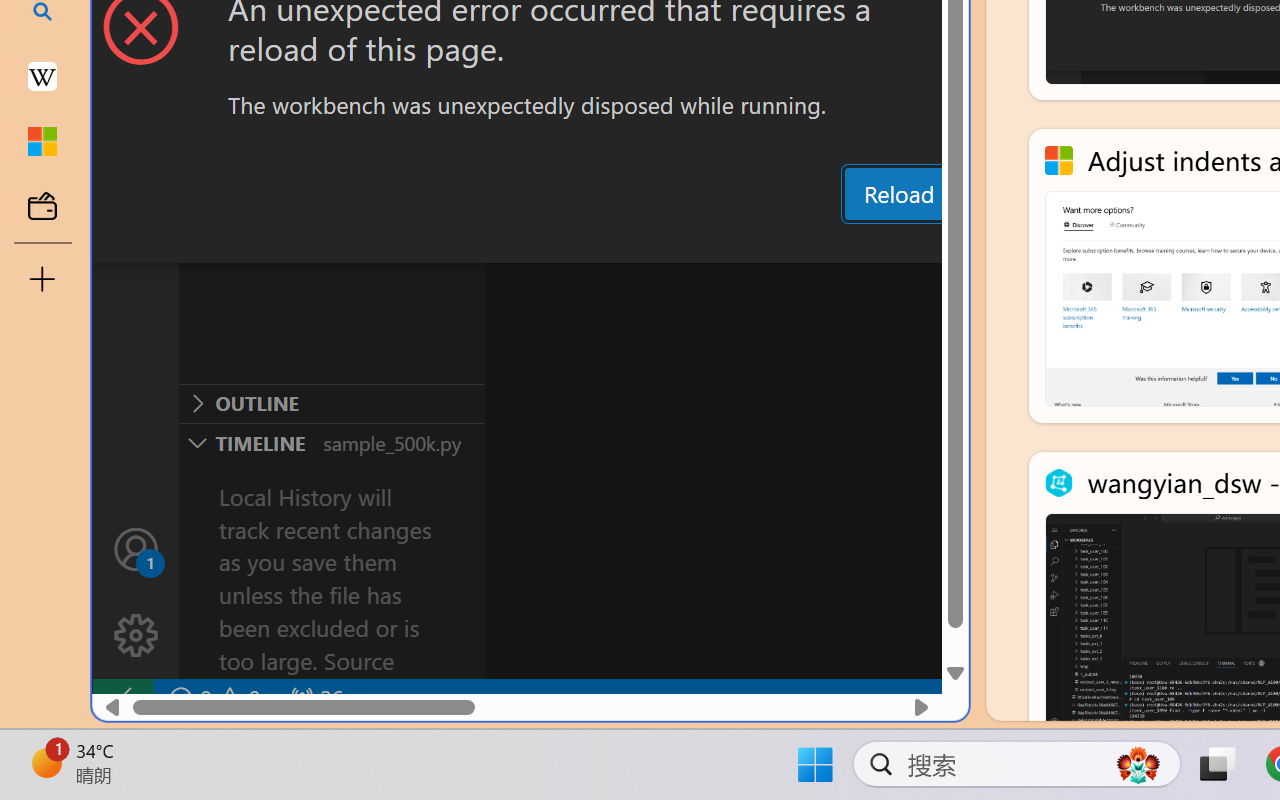 Image resolution: width=1280 pixels, height=800 pixels. I want to click on 'Earth - Wikipedia', so click(42, 76).